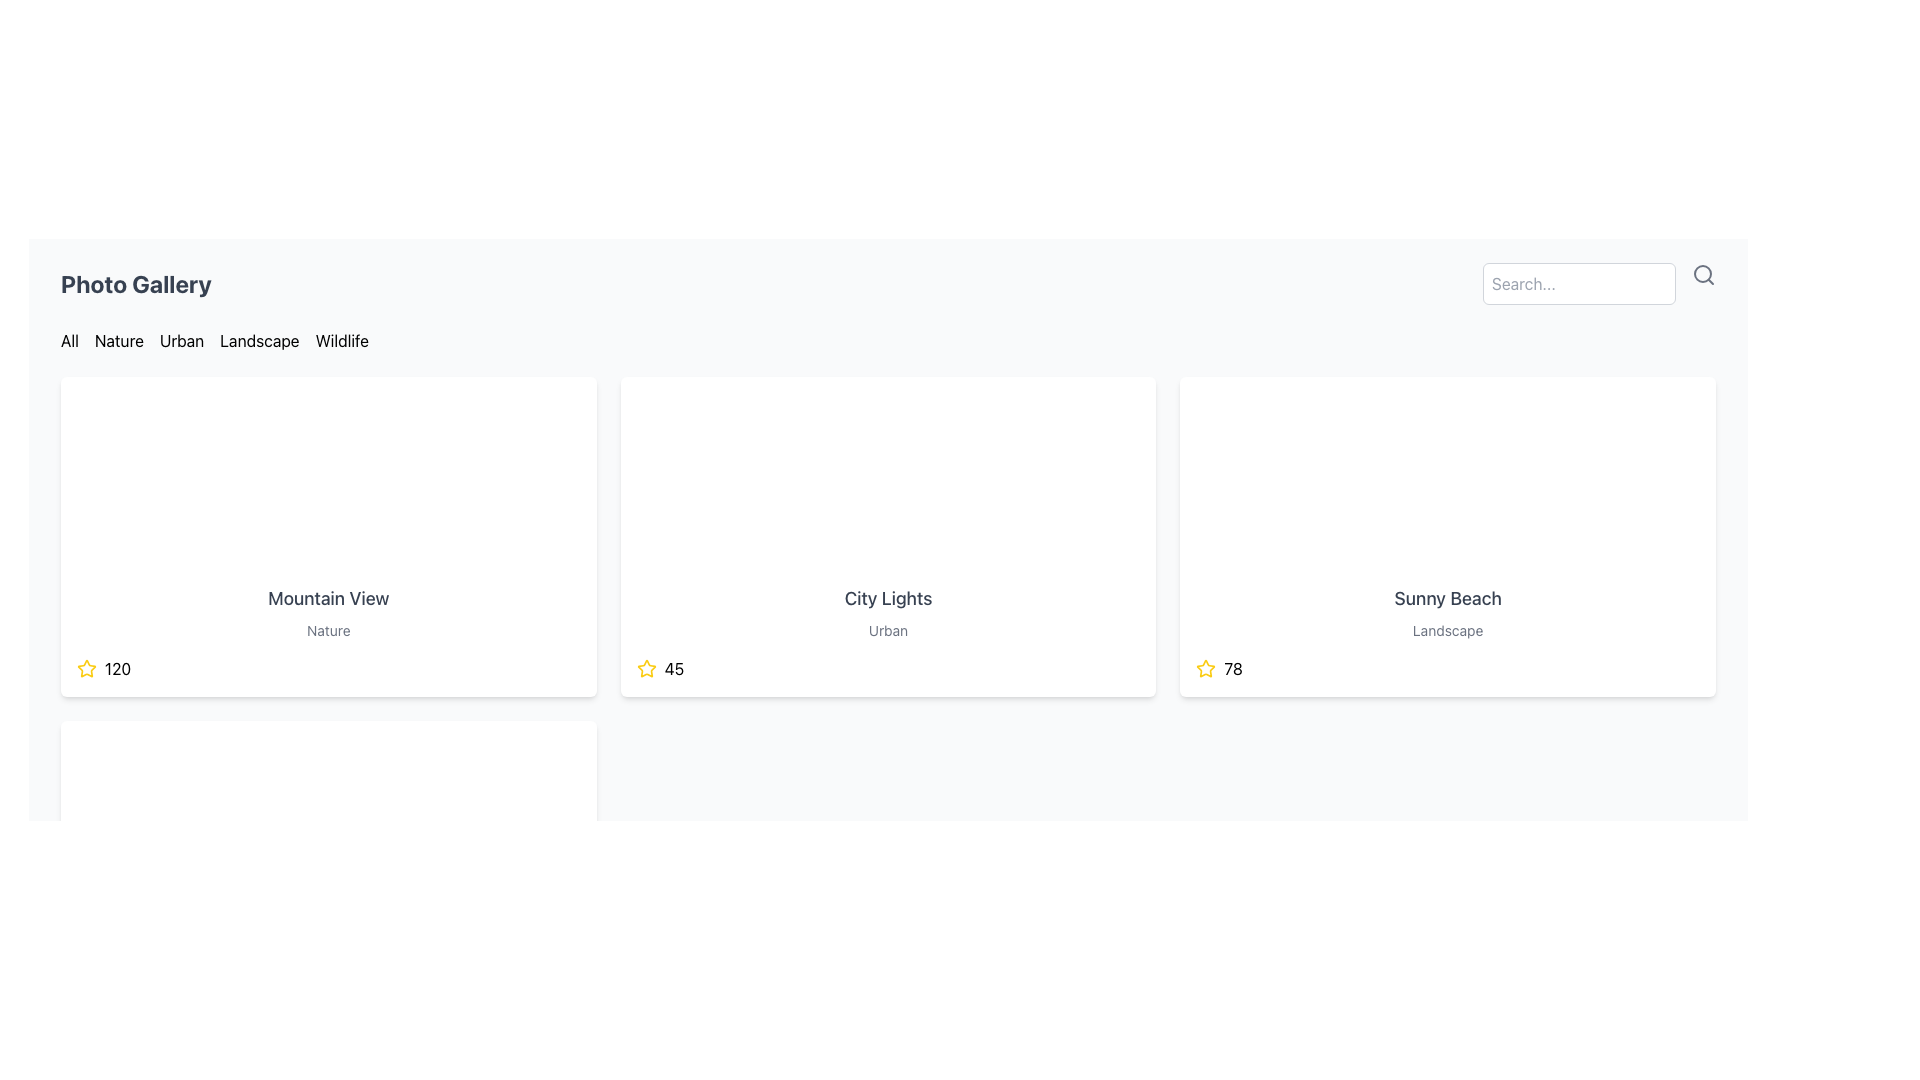  Describe the element at coordinates (1703, 274) in the screenshot. I see `the search button located at the rightmost side of the search input field` at that location.